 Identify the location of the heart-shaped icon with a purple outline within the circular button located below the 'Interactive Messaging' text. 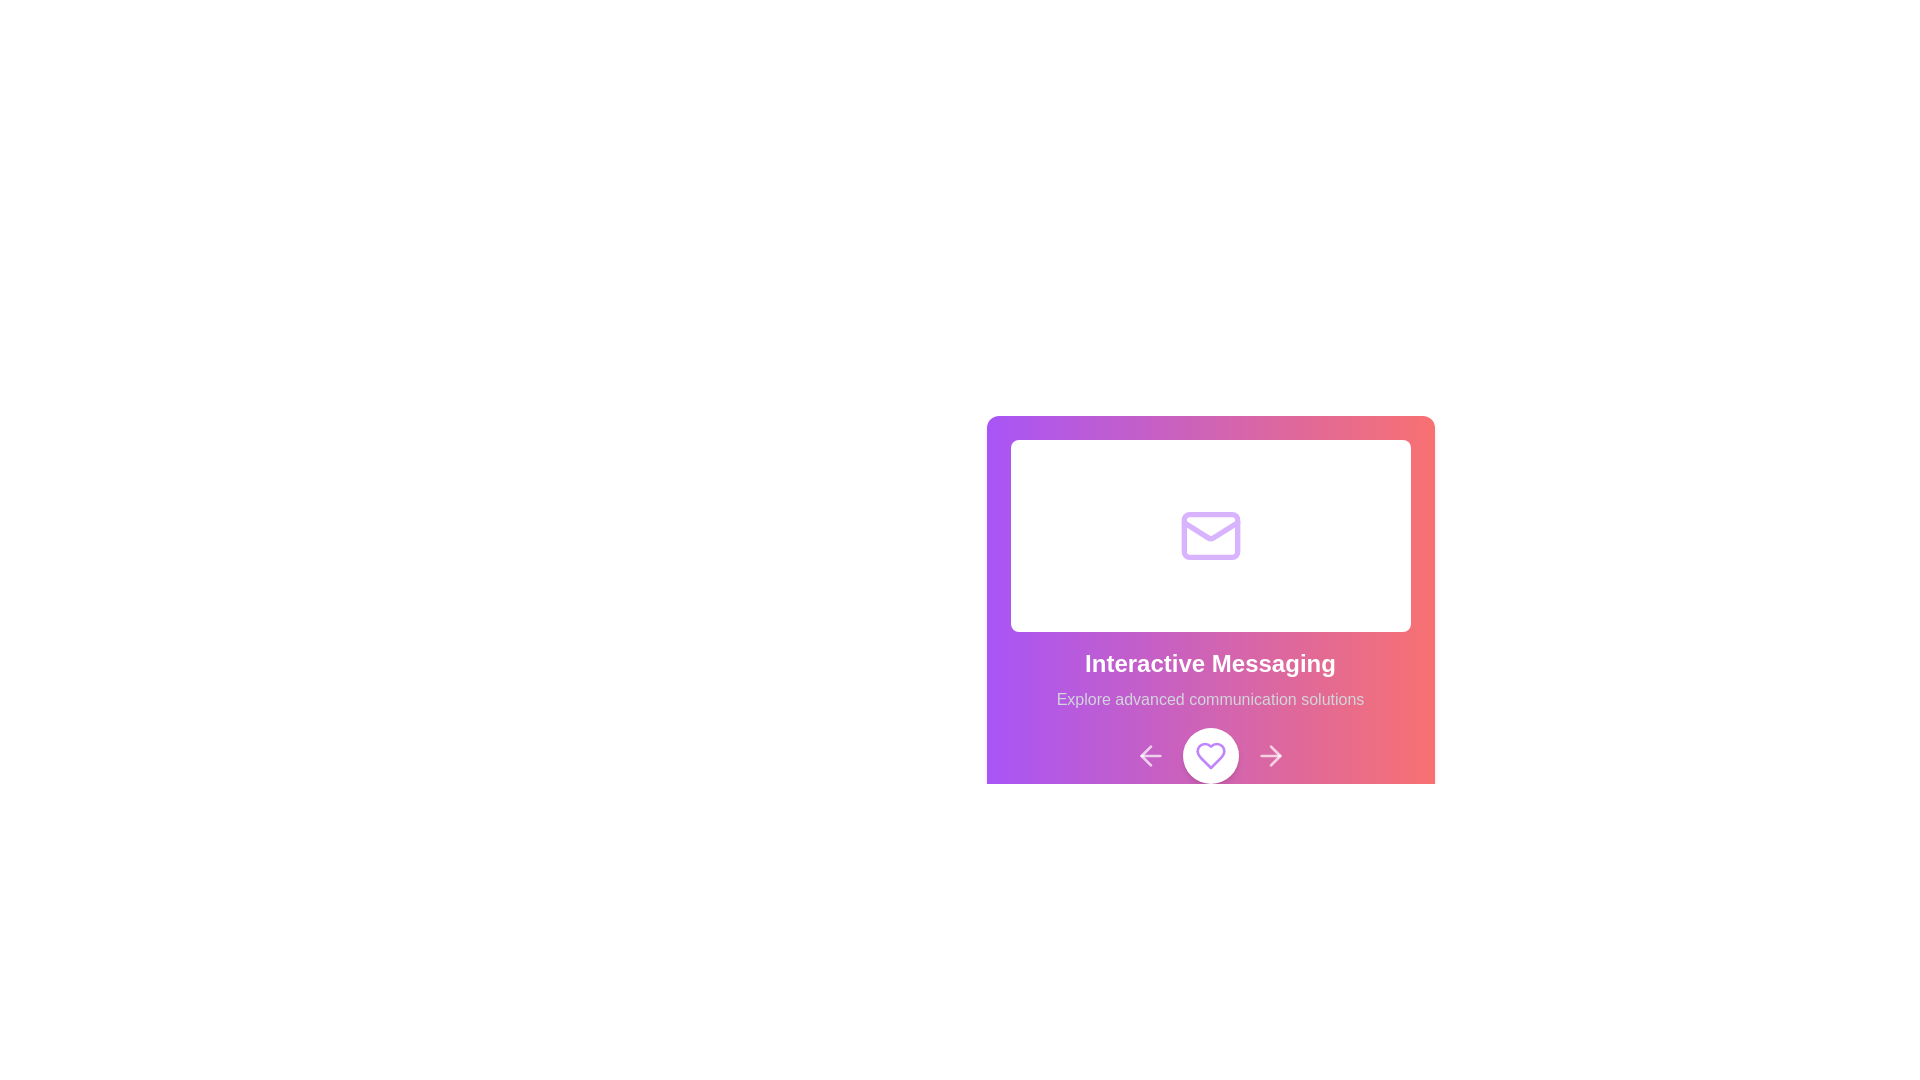
(1209, 756).